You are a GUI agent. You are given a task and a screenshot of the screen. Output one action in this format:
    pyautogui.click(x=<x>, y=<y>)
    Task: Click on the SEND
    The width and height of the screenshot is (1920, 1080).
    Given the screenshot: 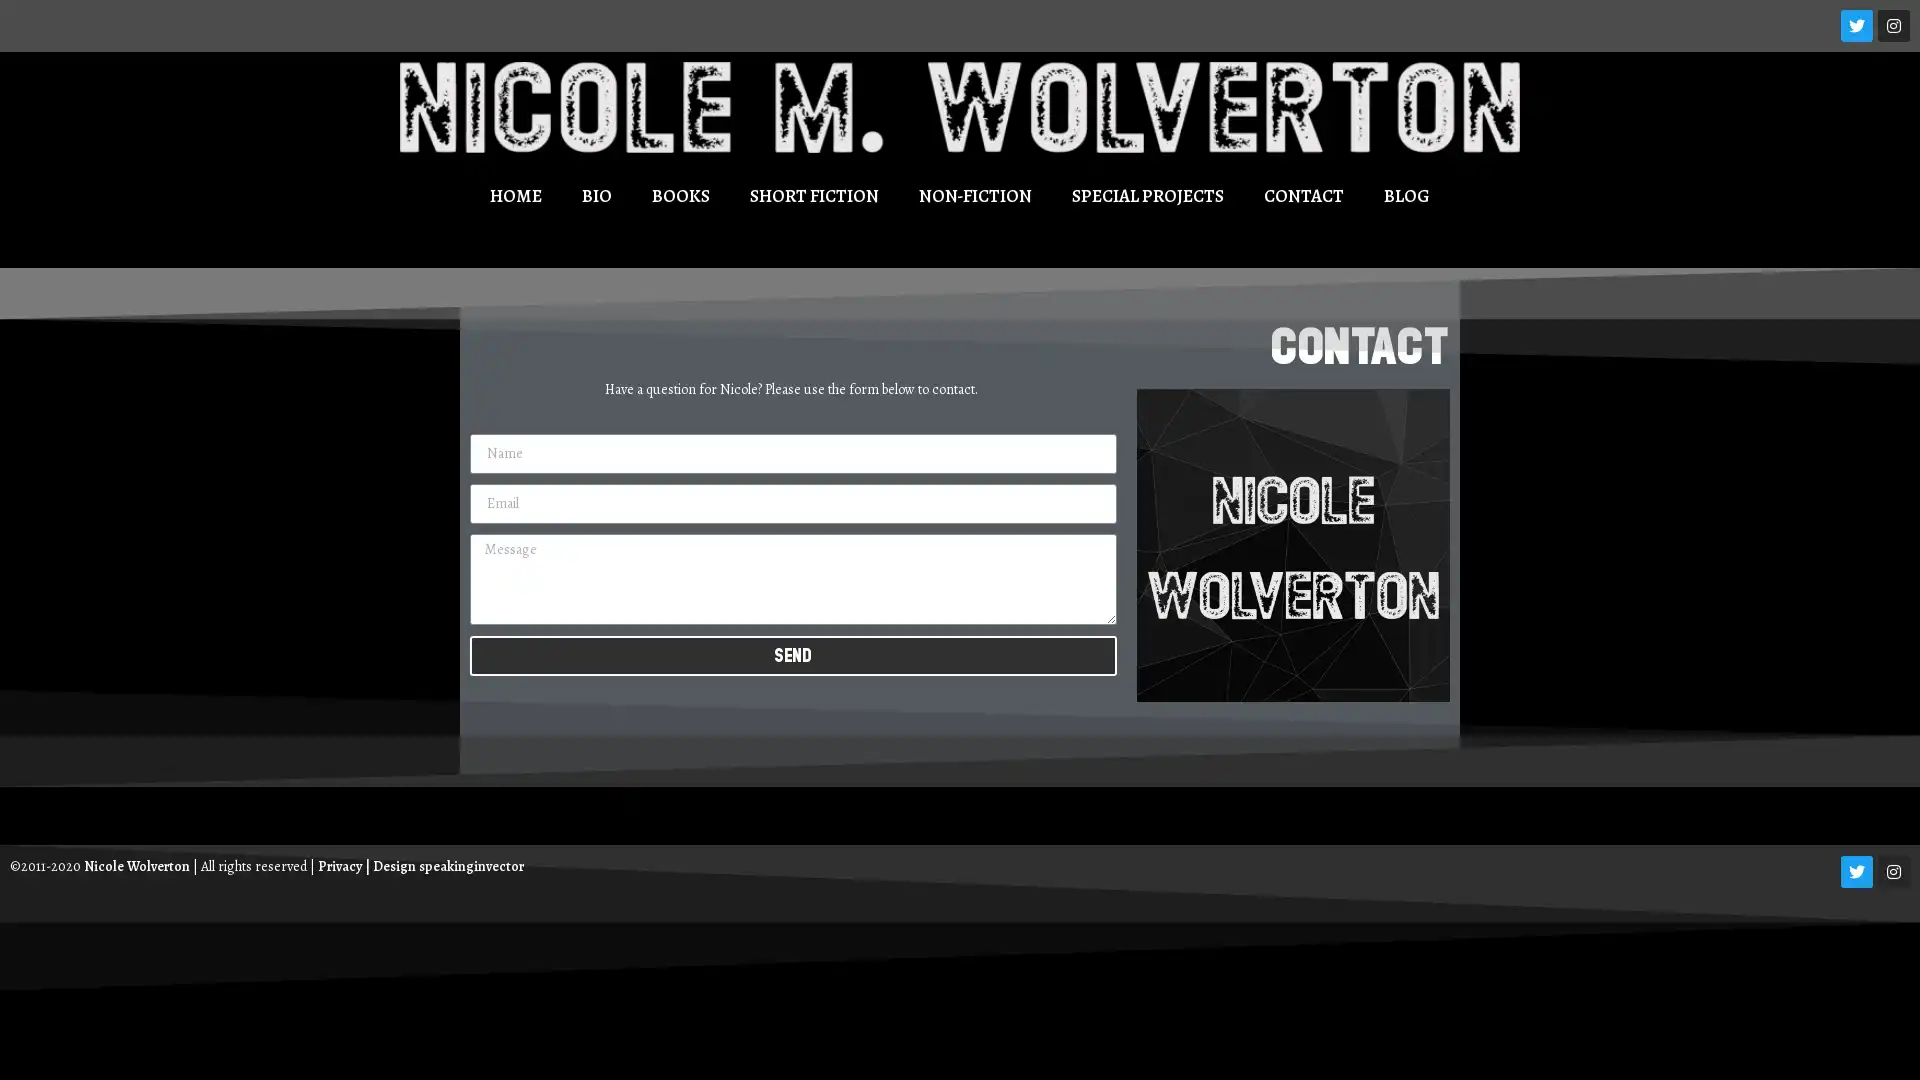 What is the action you would take?
    pyautogui.click(x=791, y=655)
    